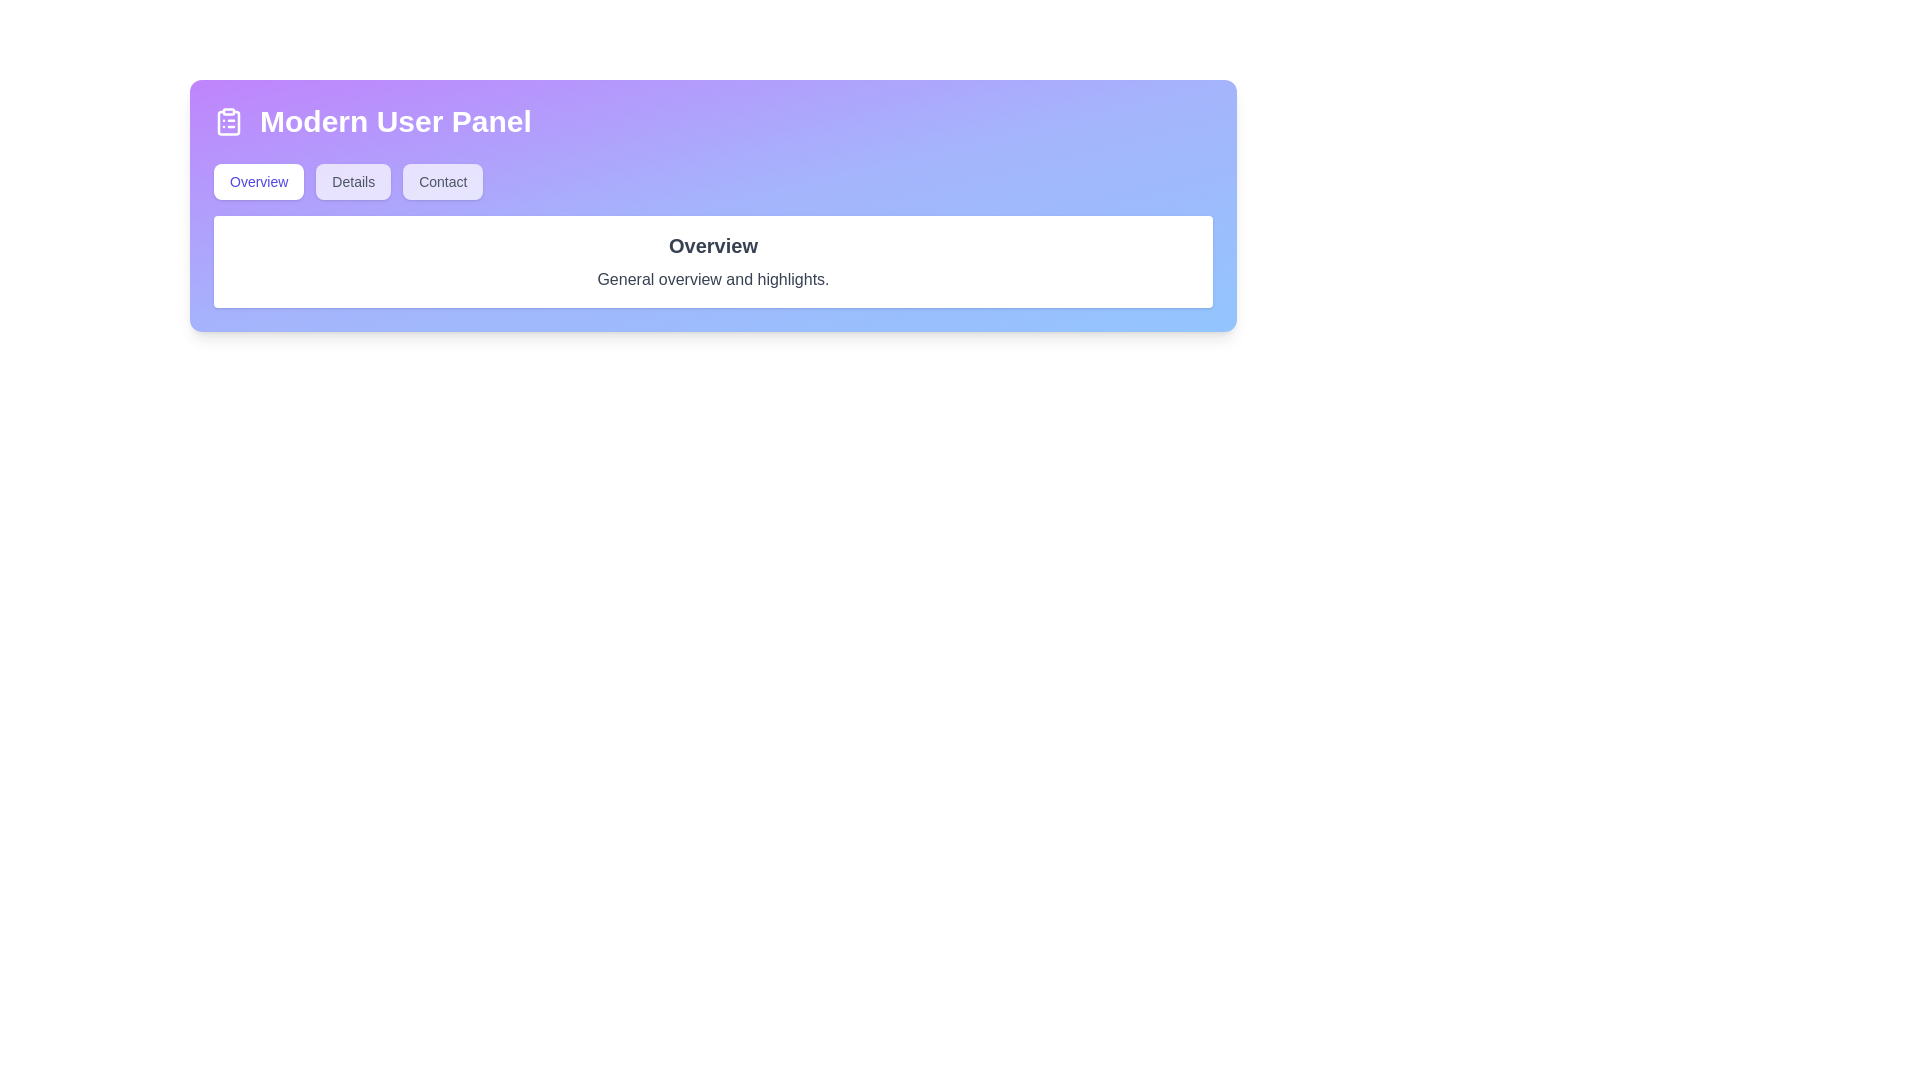  What do you see at coordinates (395, 122) in the screenshot?
I see `text content of the heading element that displays 'Modern User Panel', which is styled in bold white font against a purple background` at bounding box center [395, 122].